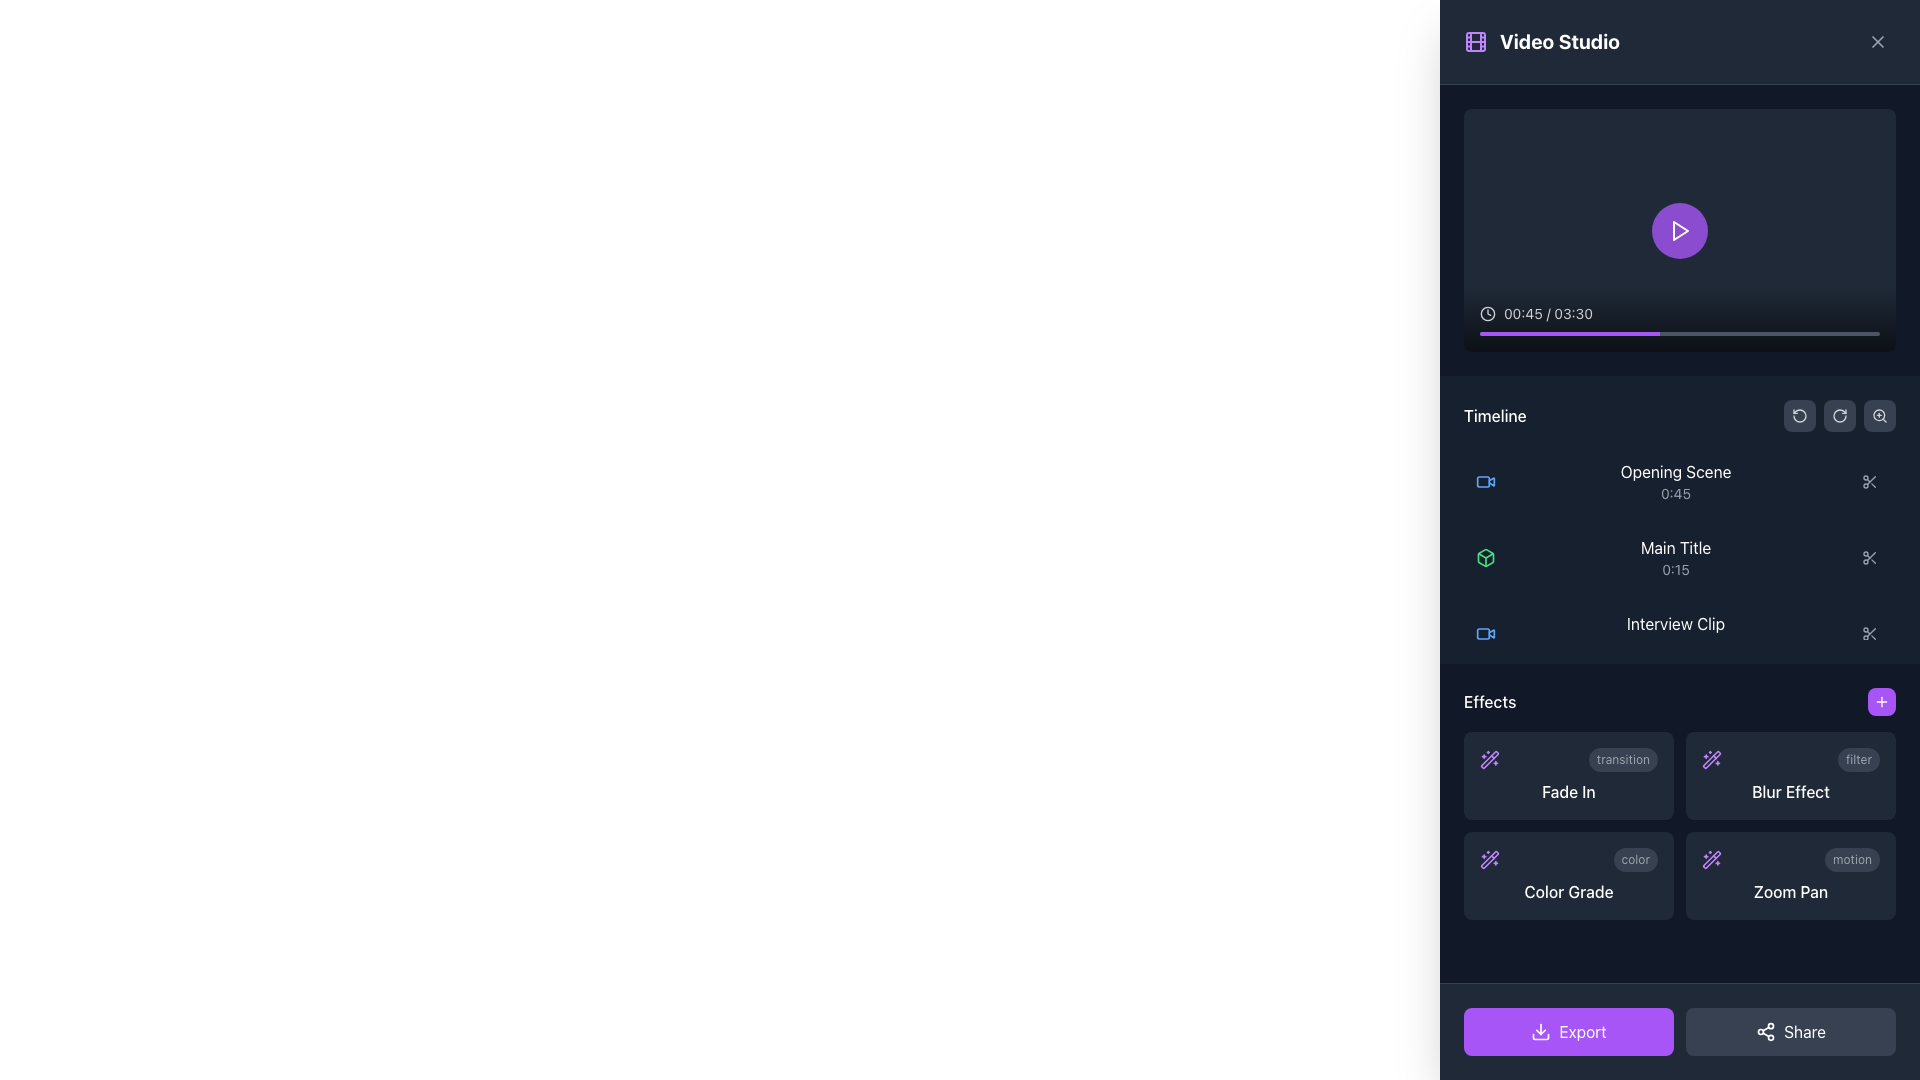 The height and width of the screenshot is (1080, 1920). What do you see at coordinates (1790, 1032) in the screenshot?
I see `the 'Share' button, which is a dark gray rectangular button with rounded corners located in the bottom-right corner of the interface, next to the 'Export' button` at bounding box center [1790, 1032].